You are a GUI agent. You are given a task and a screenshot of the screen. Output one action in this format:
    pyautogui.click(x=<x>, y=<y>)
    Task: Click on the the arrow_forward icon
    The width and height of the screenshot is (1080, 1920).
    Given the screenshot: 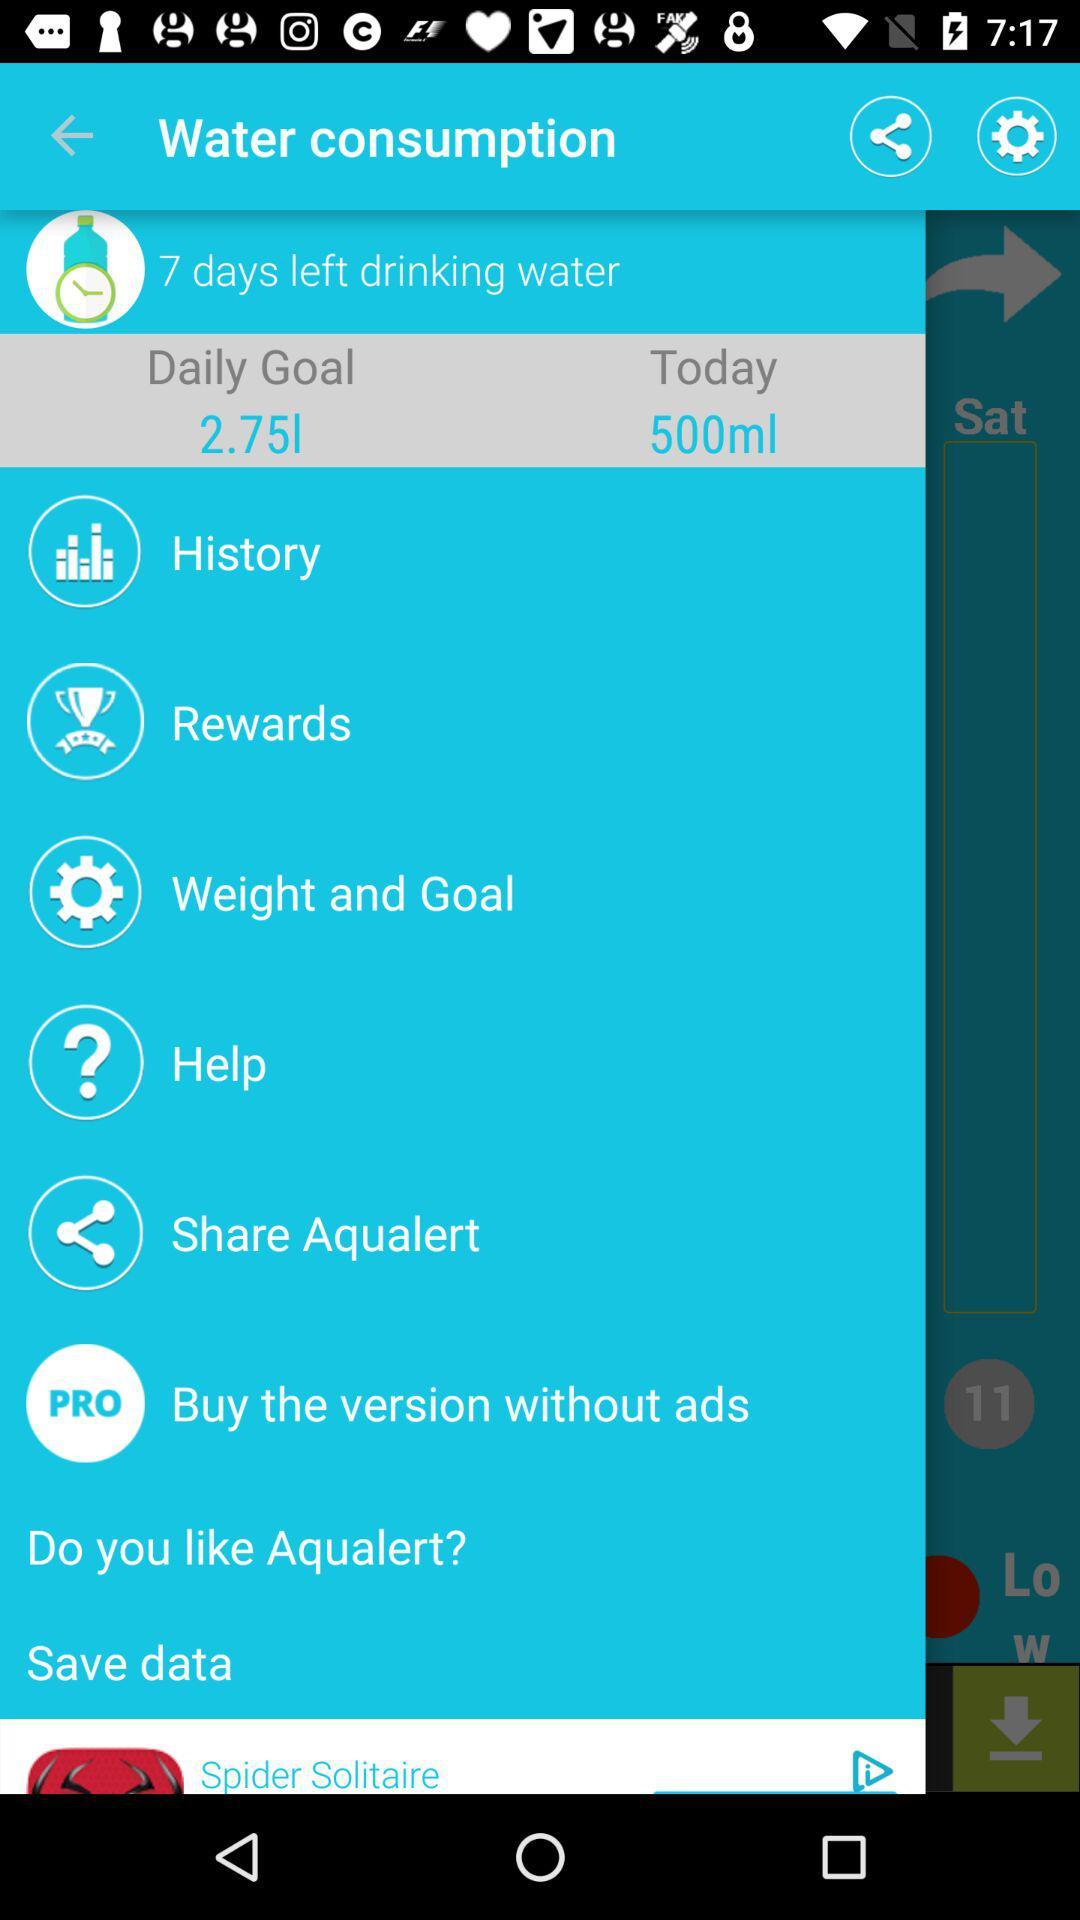 What is the action you would take?
    pyautogui.click(x=983, y=272)
    